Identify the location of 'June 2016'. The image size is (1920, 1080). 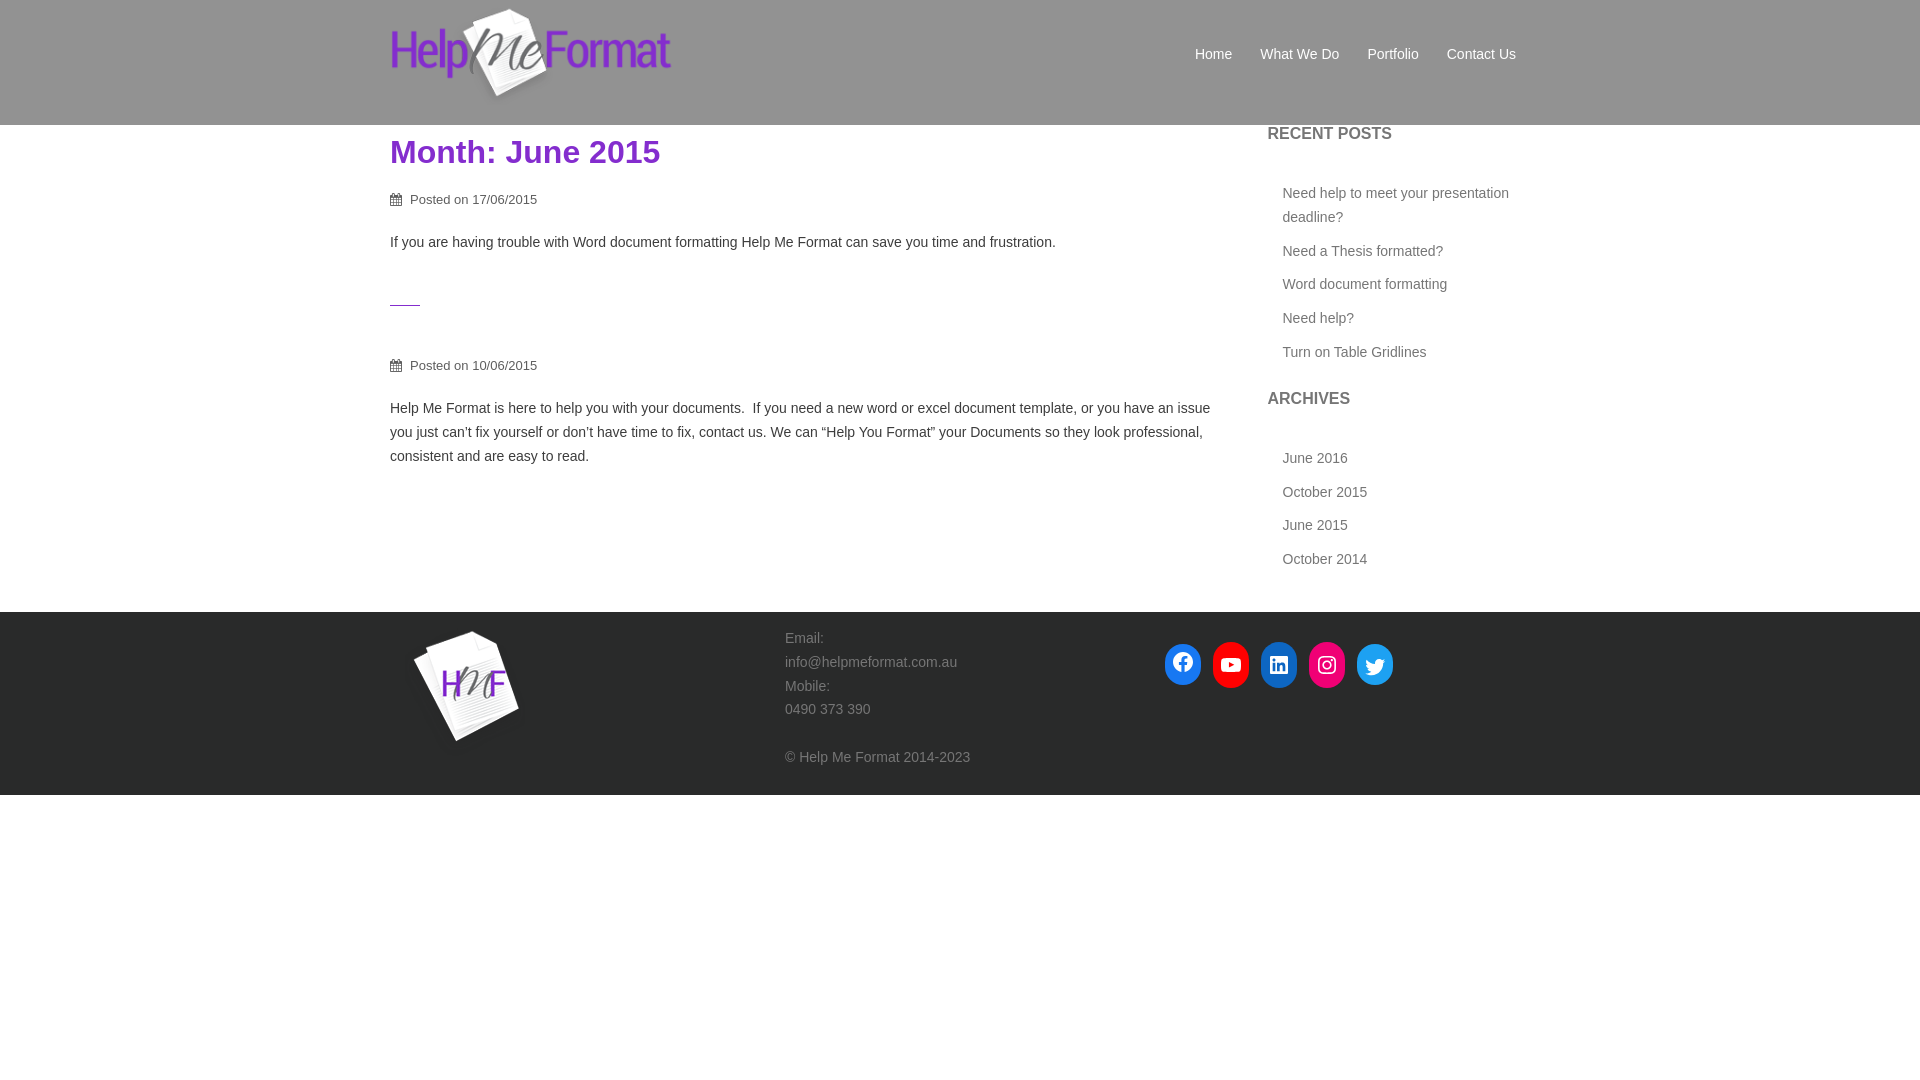
(1314, 458).